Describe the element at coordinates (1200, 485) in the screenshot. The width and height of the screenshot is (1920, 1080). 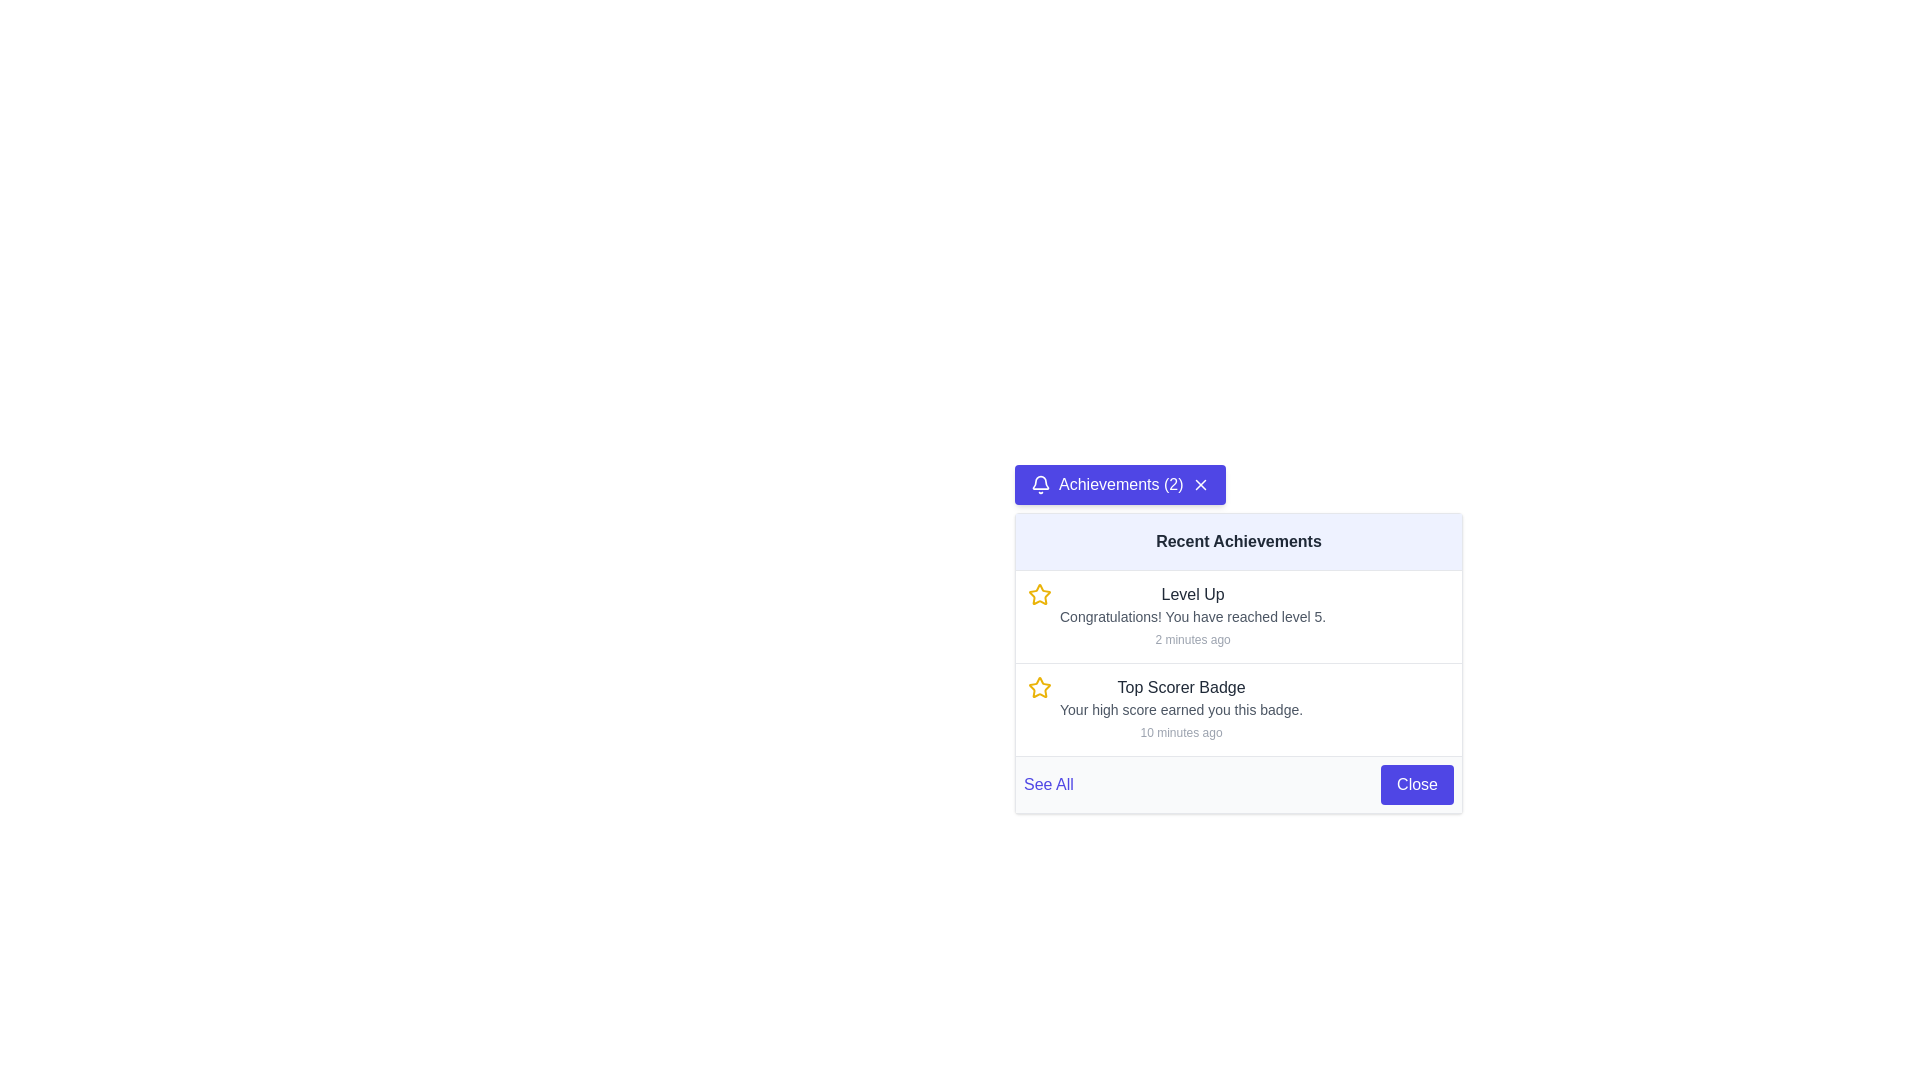
I see `the narrow diagonal cross icon, which is styled with two intersecting lines forming an 'X' located in a lightly shaded box at the top-right corner of the 'Achievements' modal window` at that location.